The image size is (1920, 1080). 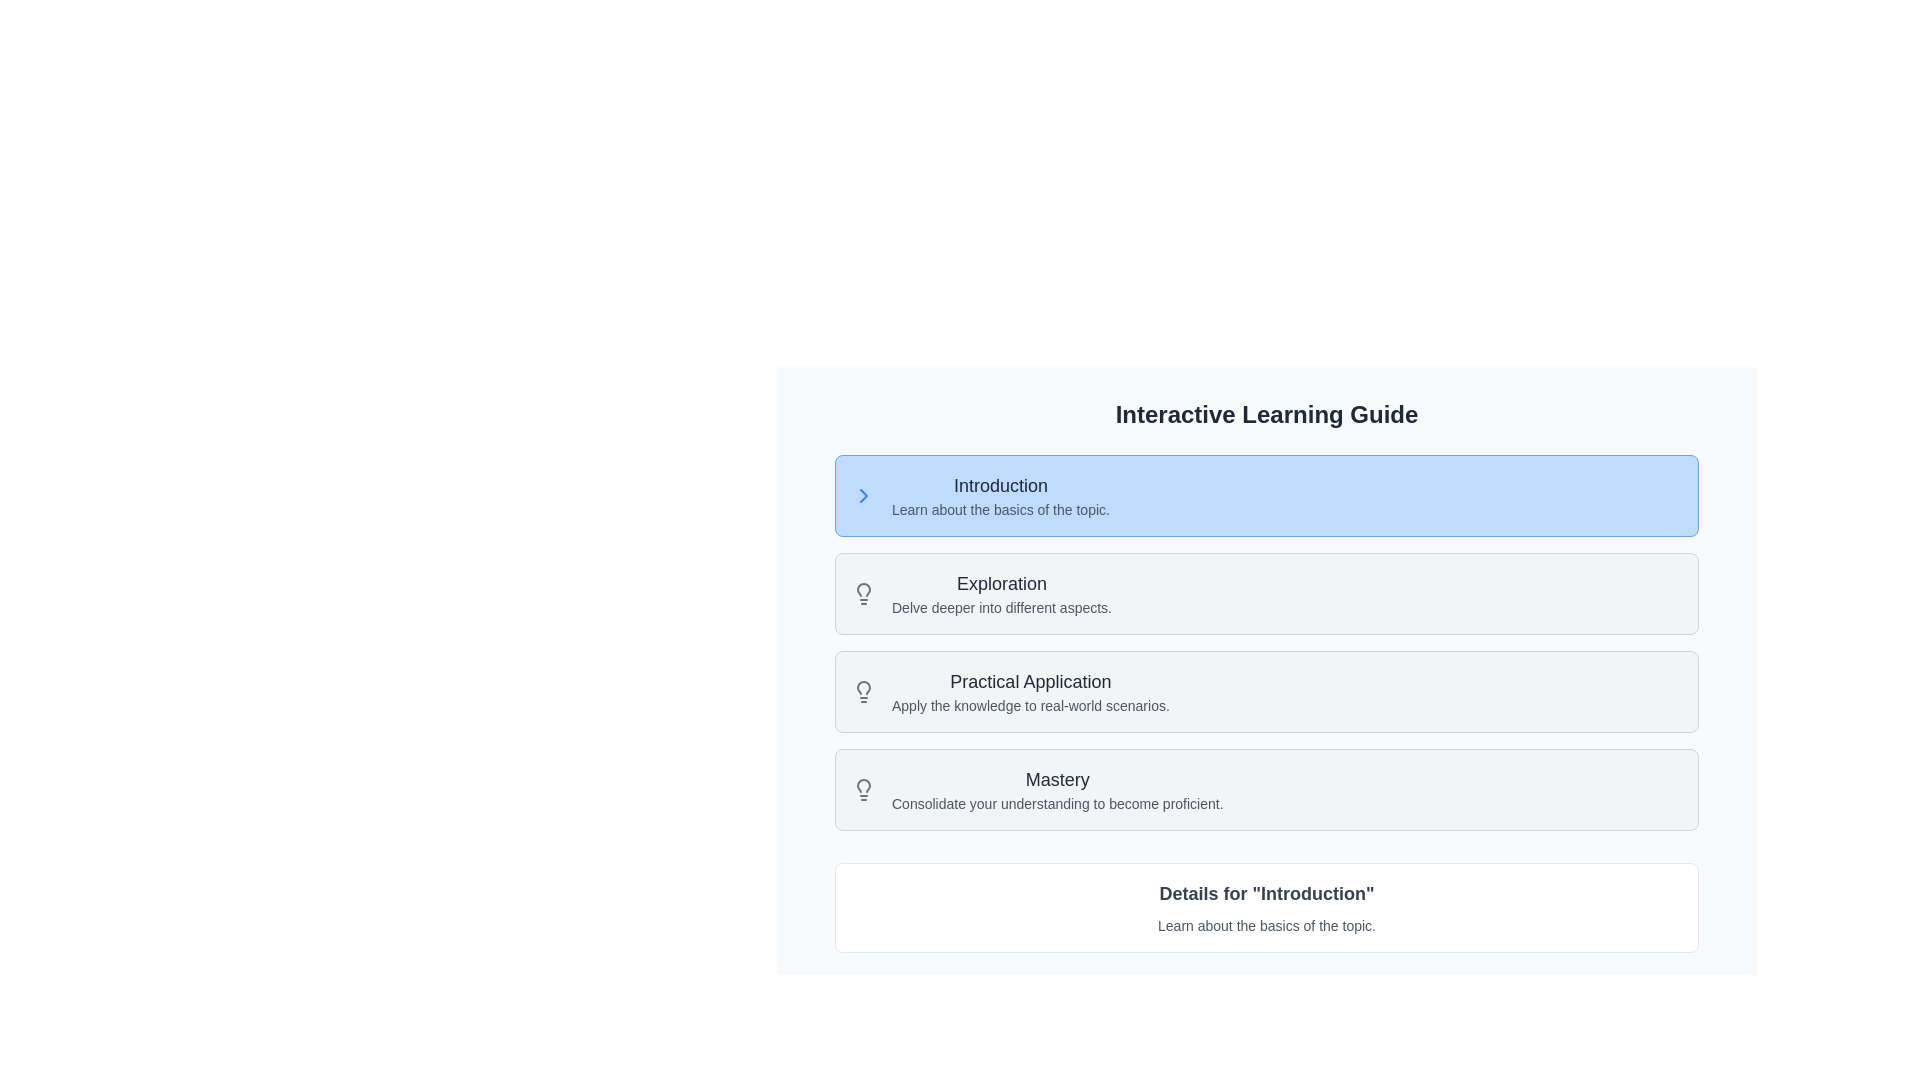 What do you see at coordinates (1030, 681) in the screenshot?
I see `the 'Practical Application' text label, which is a prominently styled heading in dark gray color, located in the third section of a vertical list of labeled boxes` at bounding box center [1030, 681].